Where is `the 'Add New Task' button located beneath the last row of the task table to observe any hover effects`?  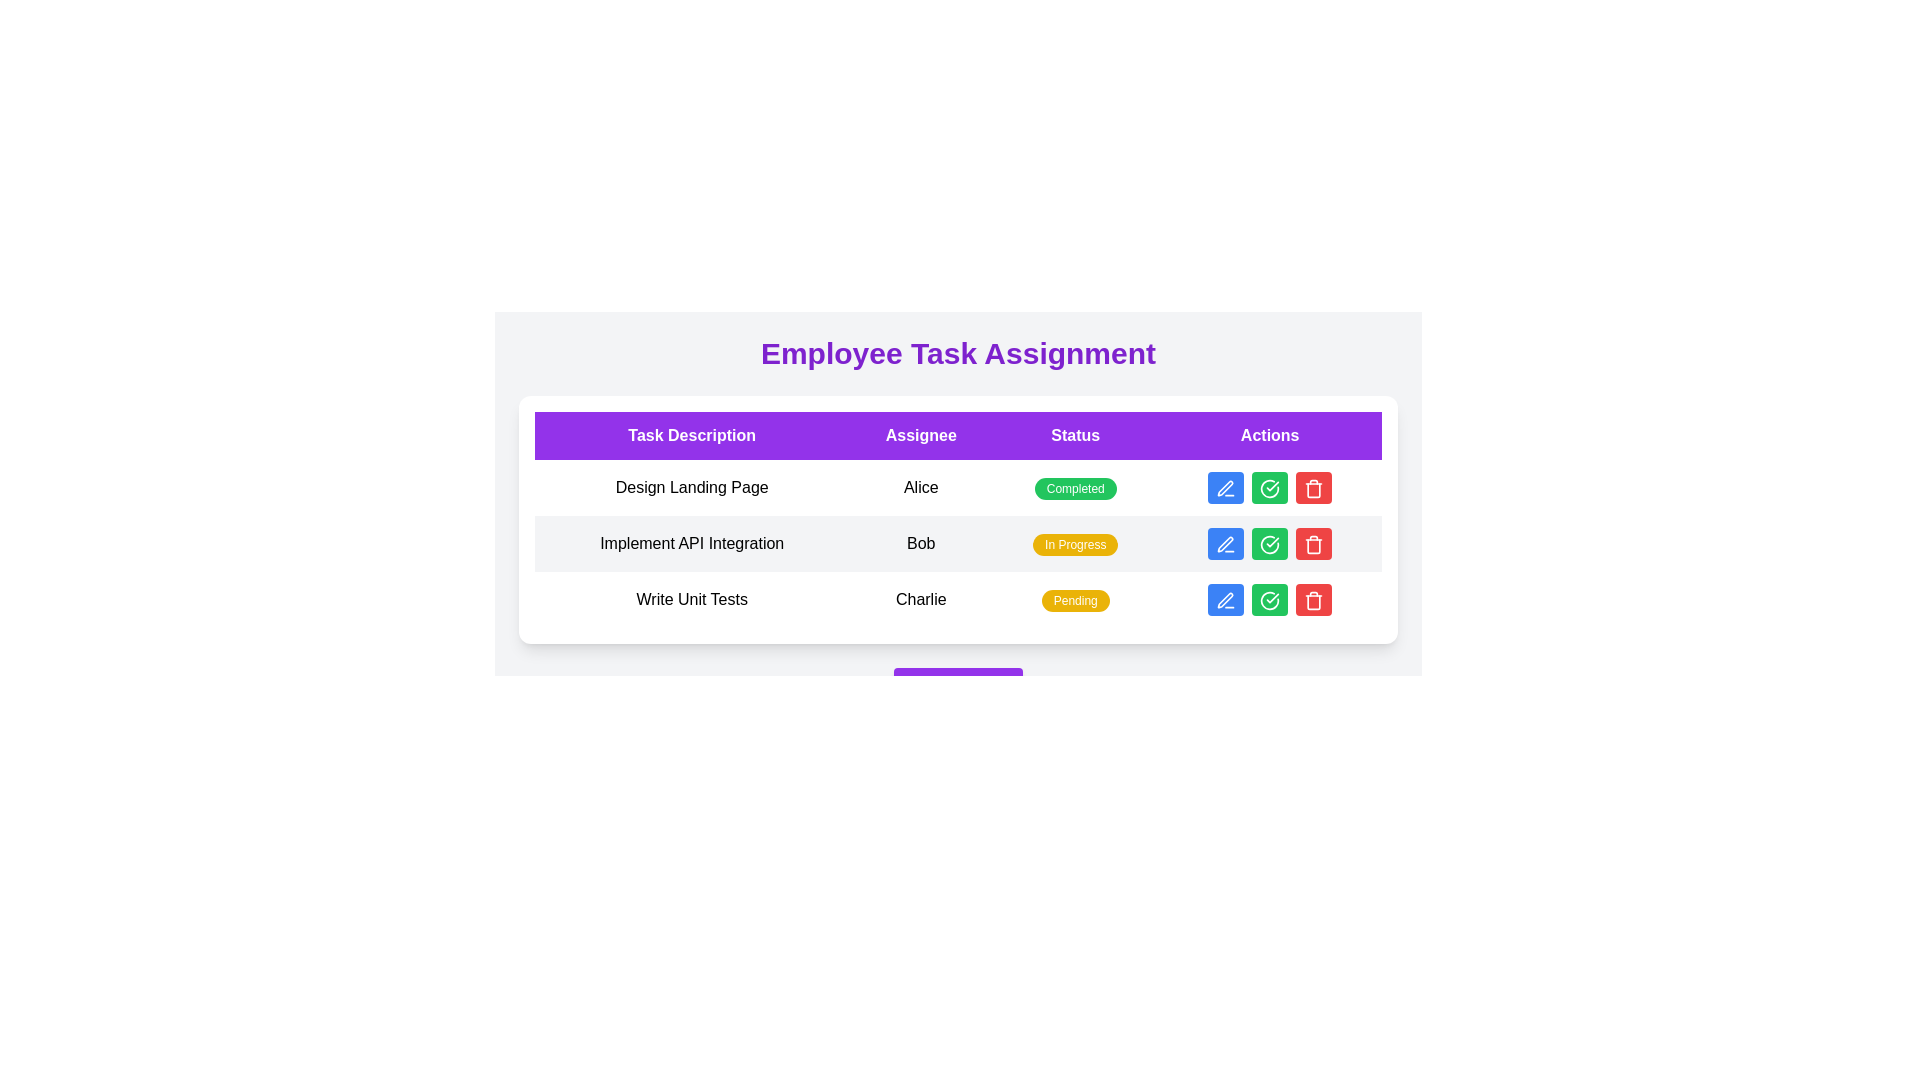 the 'Add New Task' button located beneath the last row of the task table to observe any hover effects is located at coordinates (957, 686).